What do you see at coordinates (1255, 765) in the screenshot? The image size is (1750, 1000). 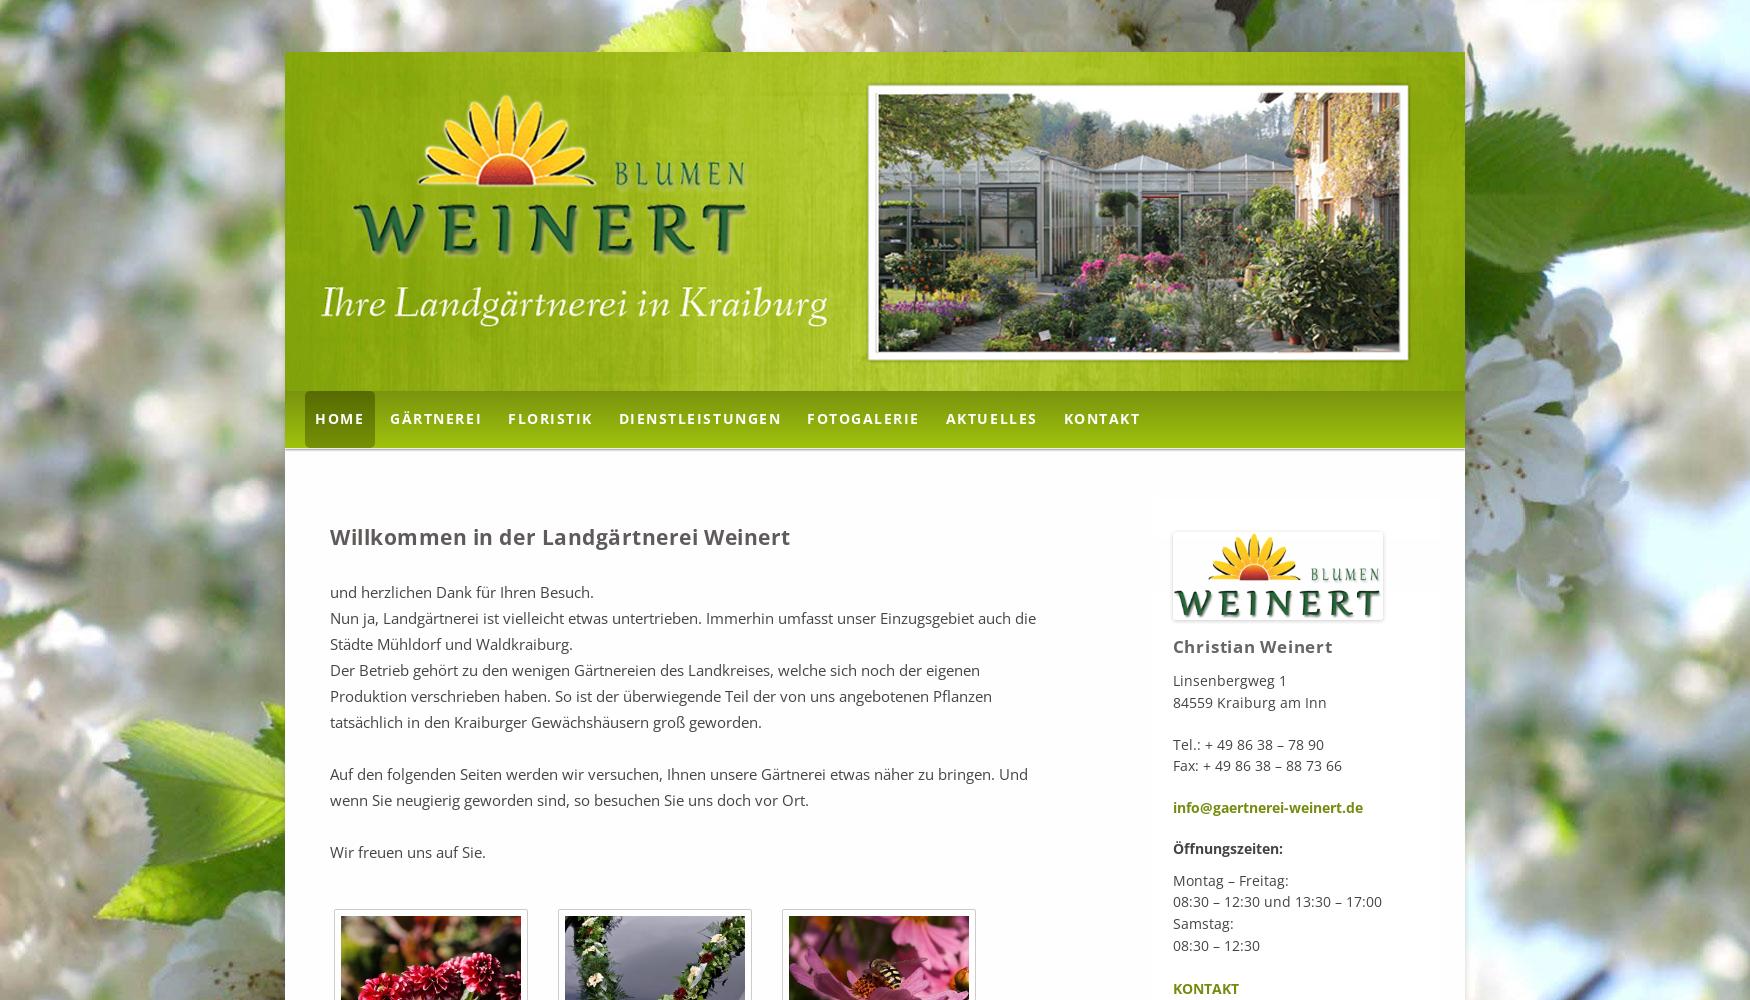 I see `'Fax: + 49 86 38 – 88 73 66'` at bounding box center [1255, 765].